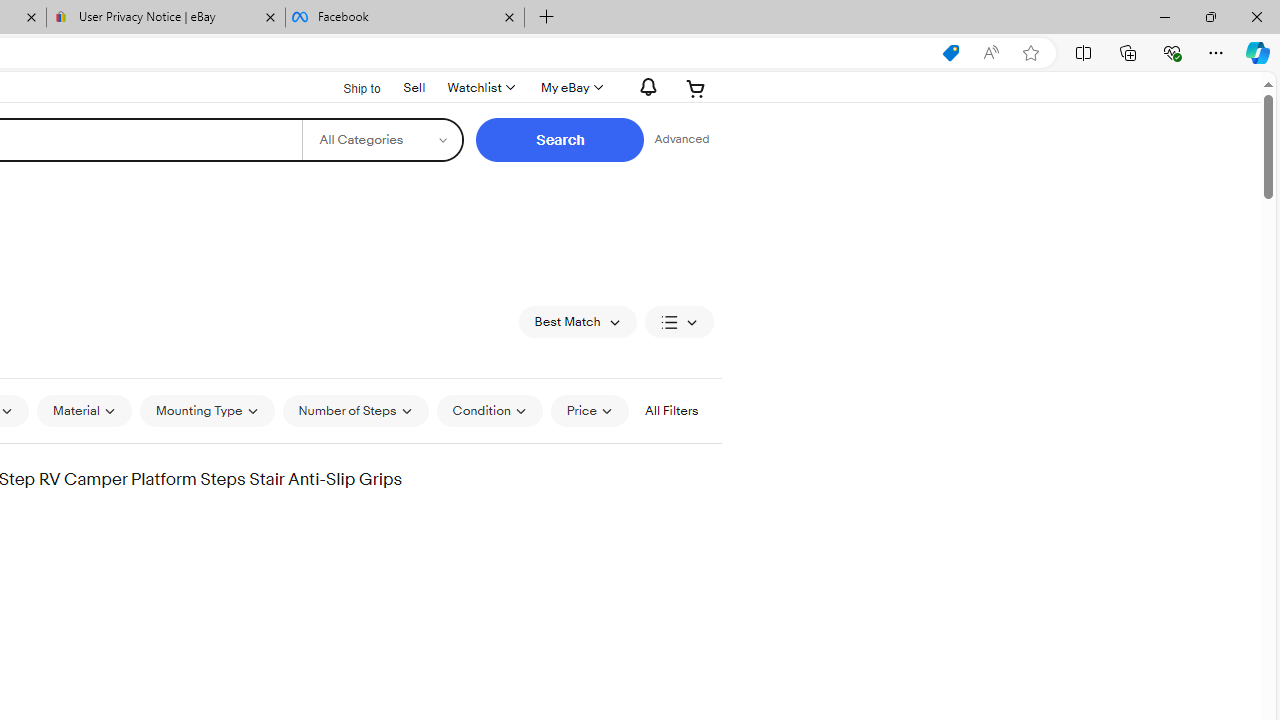  I want to click on 'Facebook', so click(403, 17).